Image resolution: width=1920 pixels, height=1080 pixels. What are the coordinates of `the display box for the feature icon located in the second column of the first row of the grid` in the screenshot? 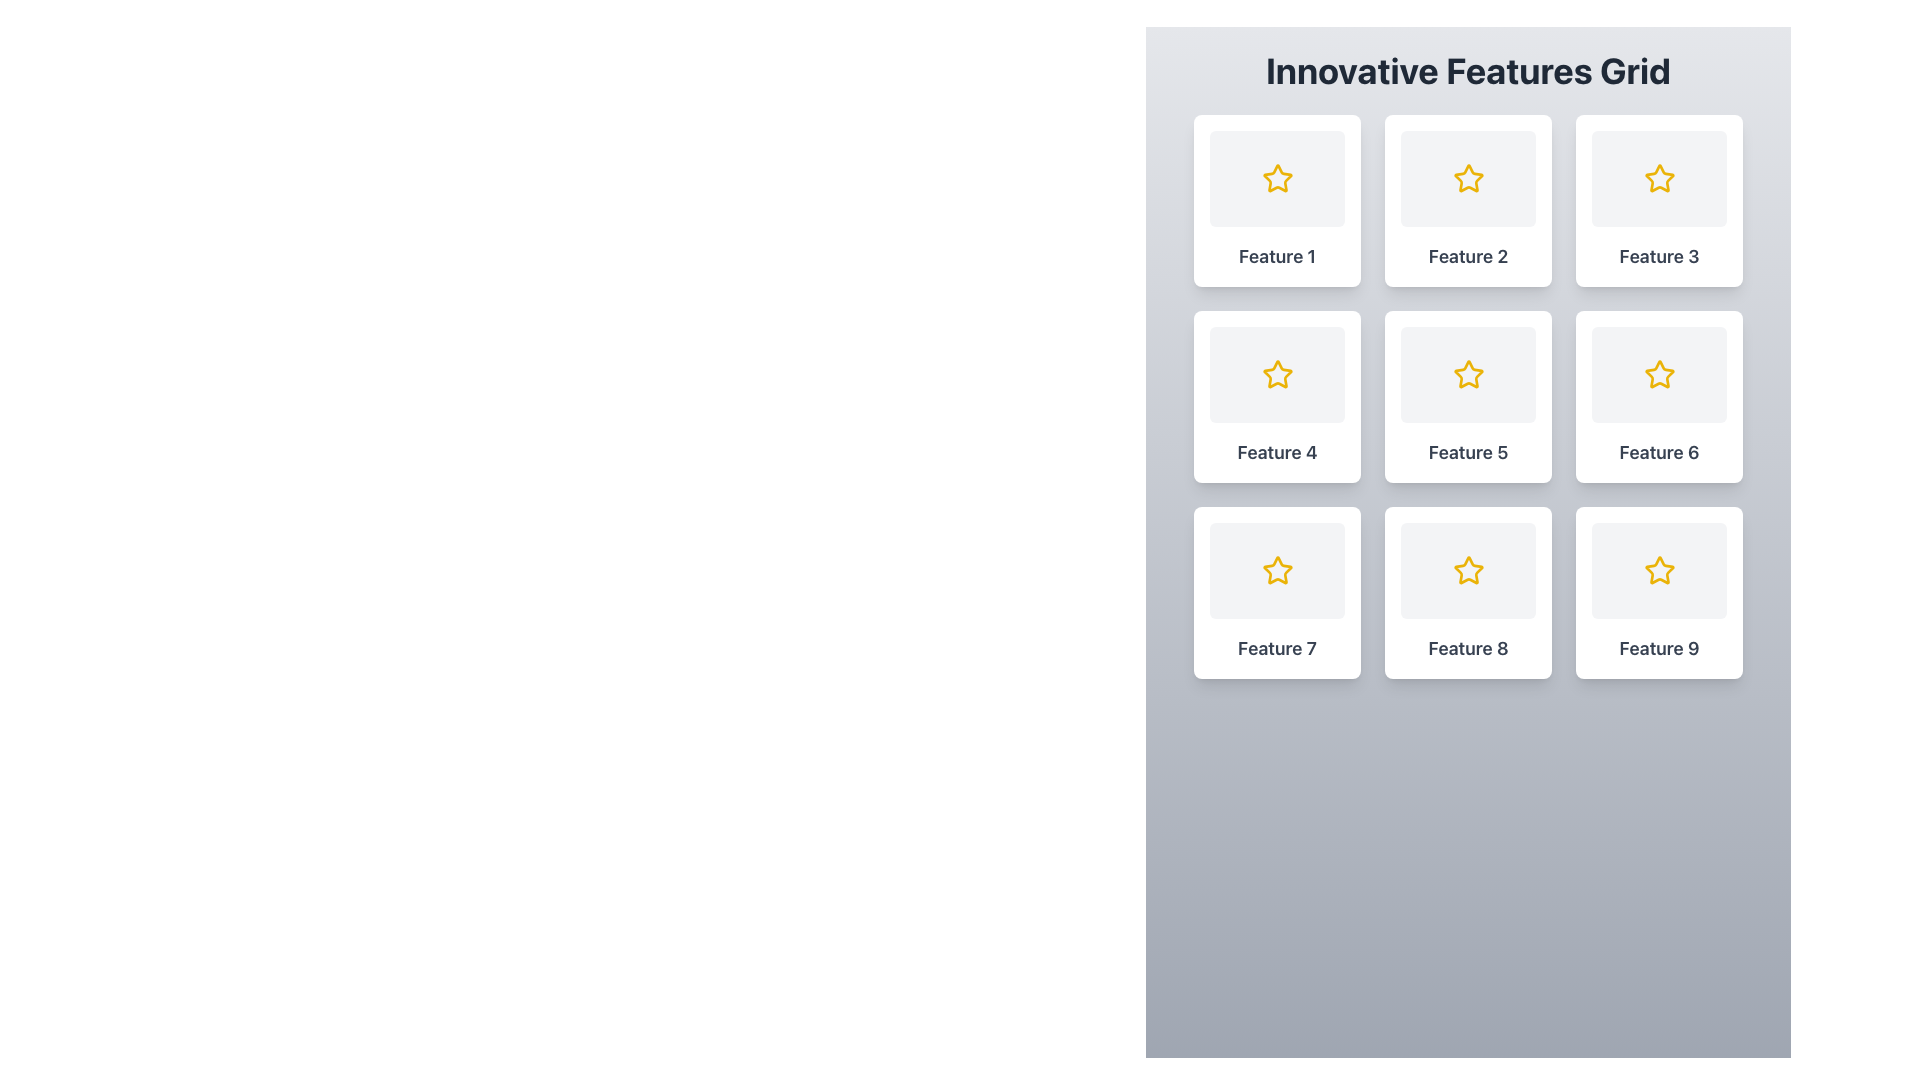 It's located at (1468, 177).